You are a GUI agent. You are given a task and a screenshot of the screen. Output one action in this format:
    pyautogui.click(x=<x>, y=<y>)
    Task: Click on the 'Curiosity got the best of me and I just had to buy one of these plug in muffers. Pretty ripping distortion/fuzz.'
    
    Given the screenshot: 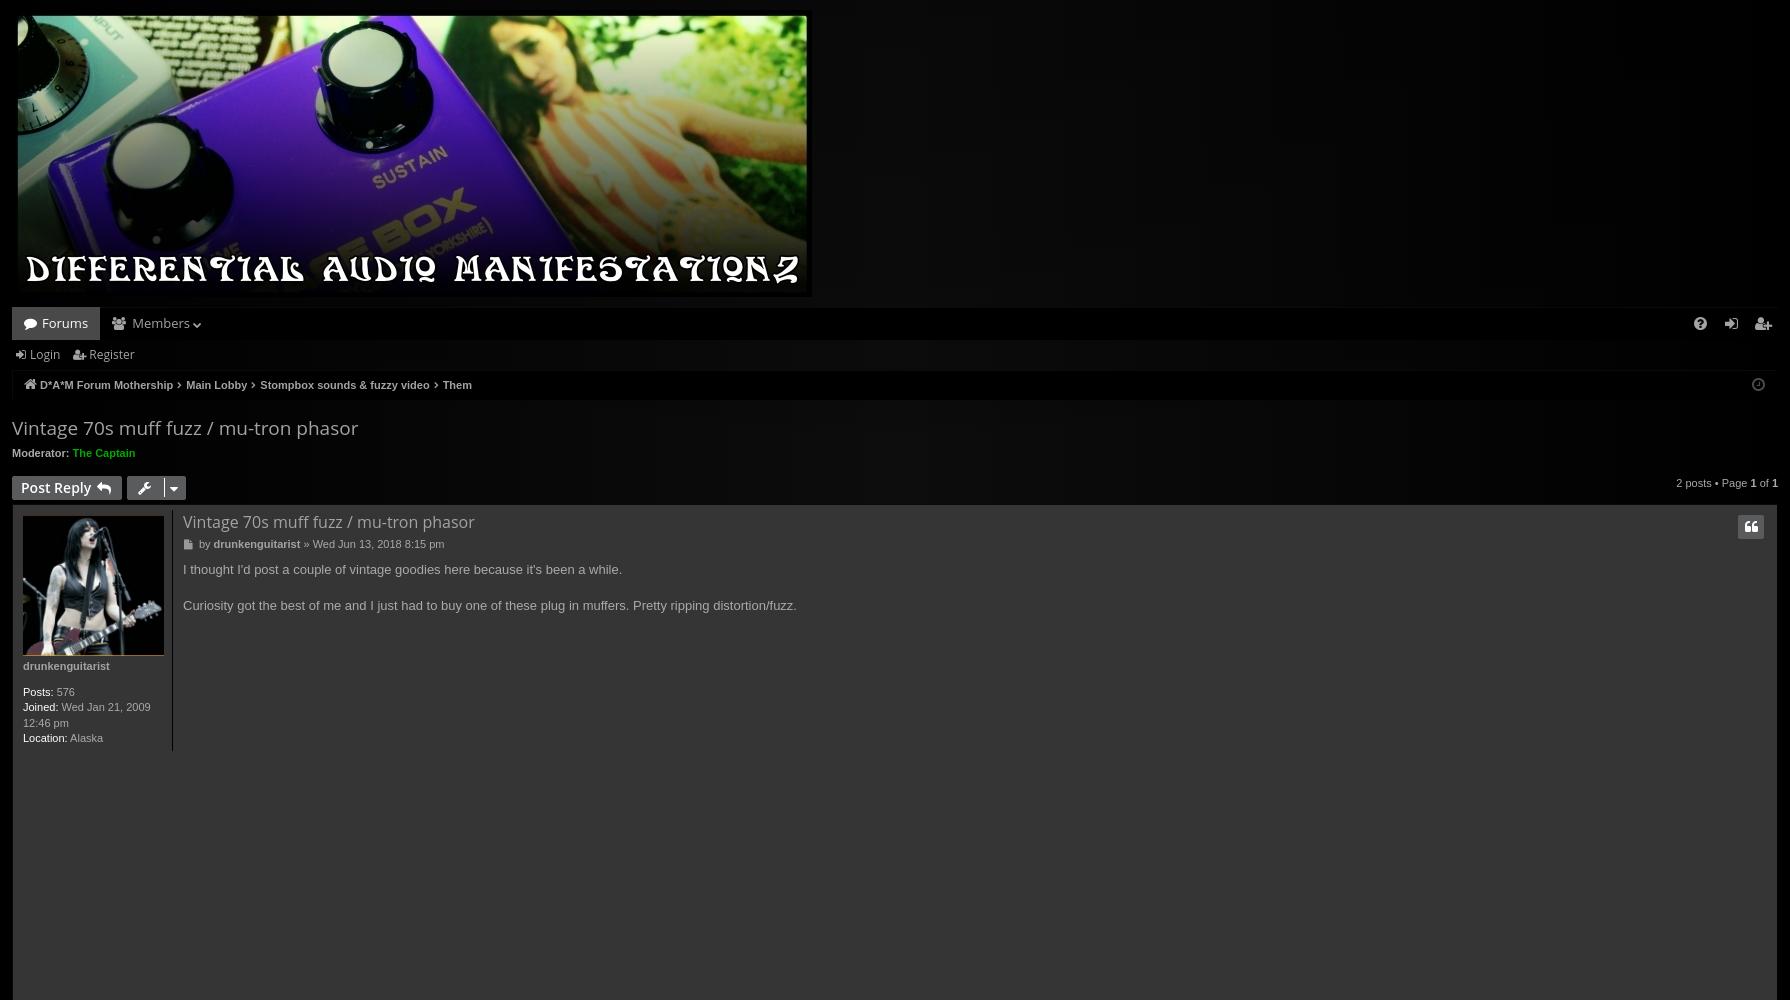 What is the action you would take?
    pyautogui.click(x=488, y=604)
    